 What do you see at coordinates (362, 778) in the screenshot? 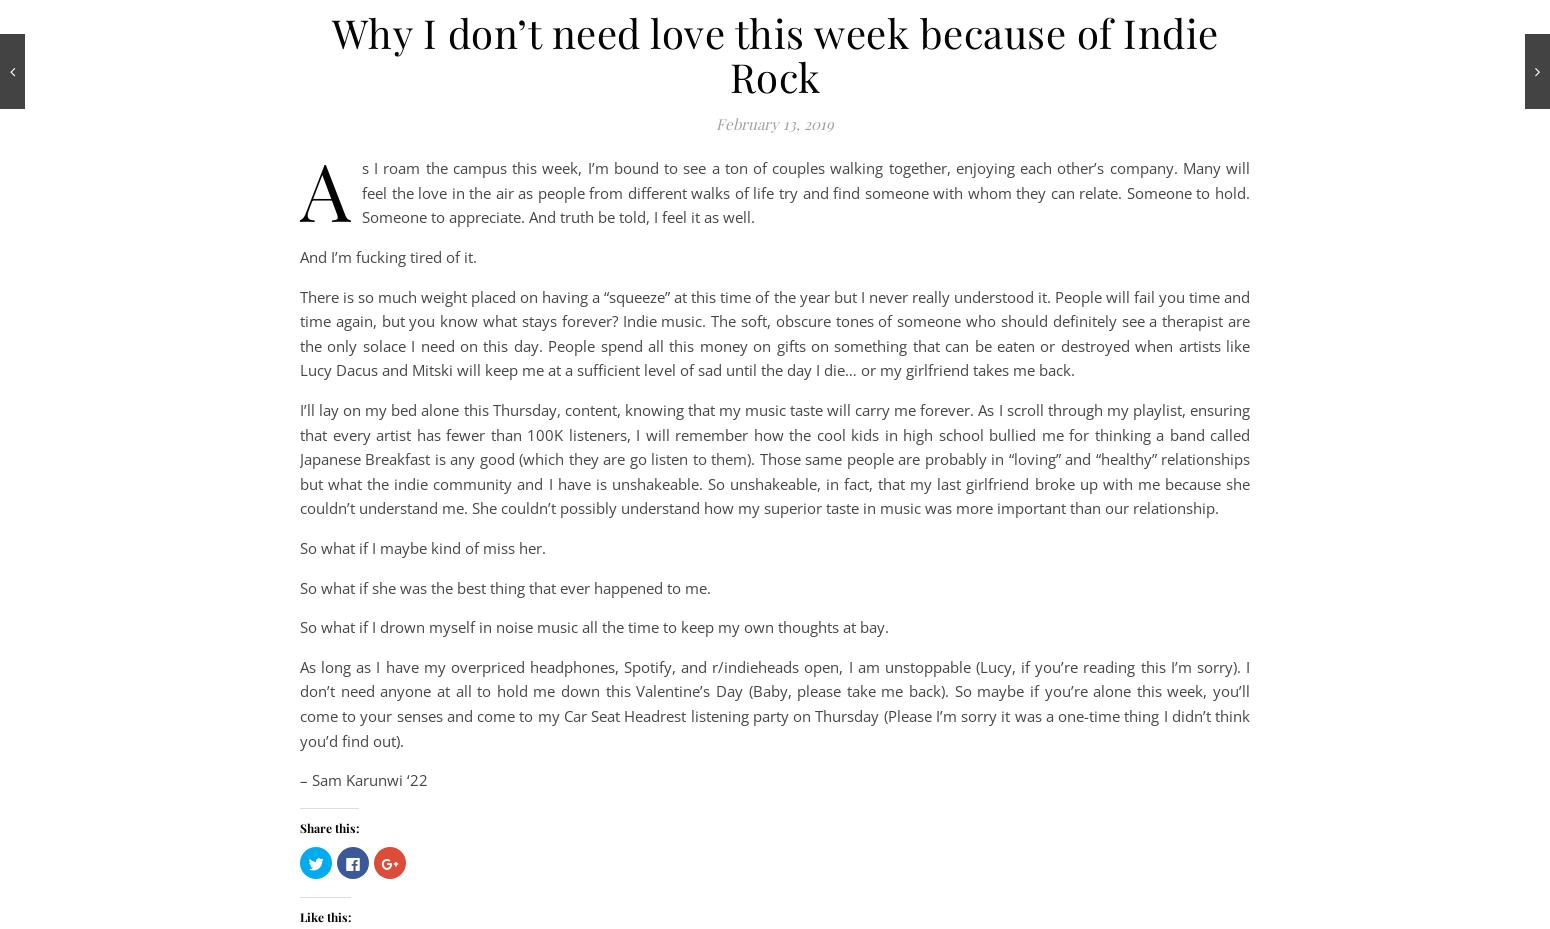
I see `'– Sam Karunwi ‘22'` at bounding box center [362, 778].